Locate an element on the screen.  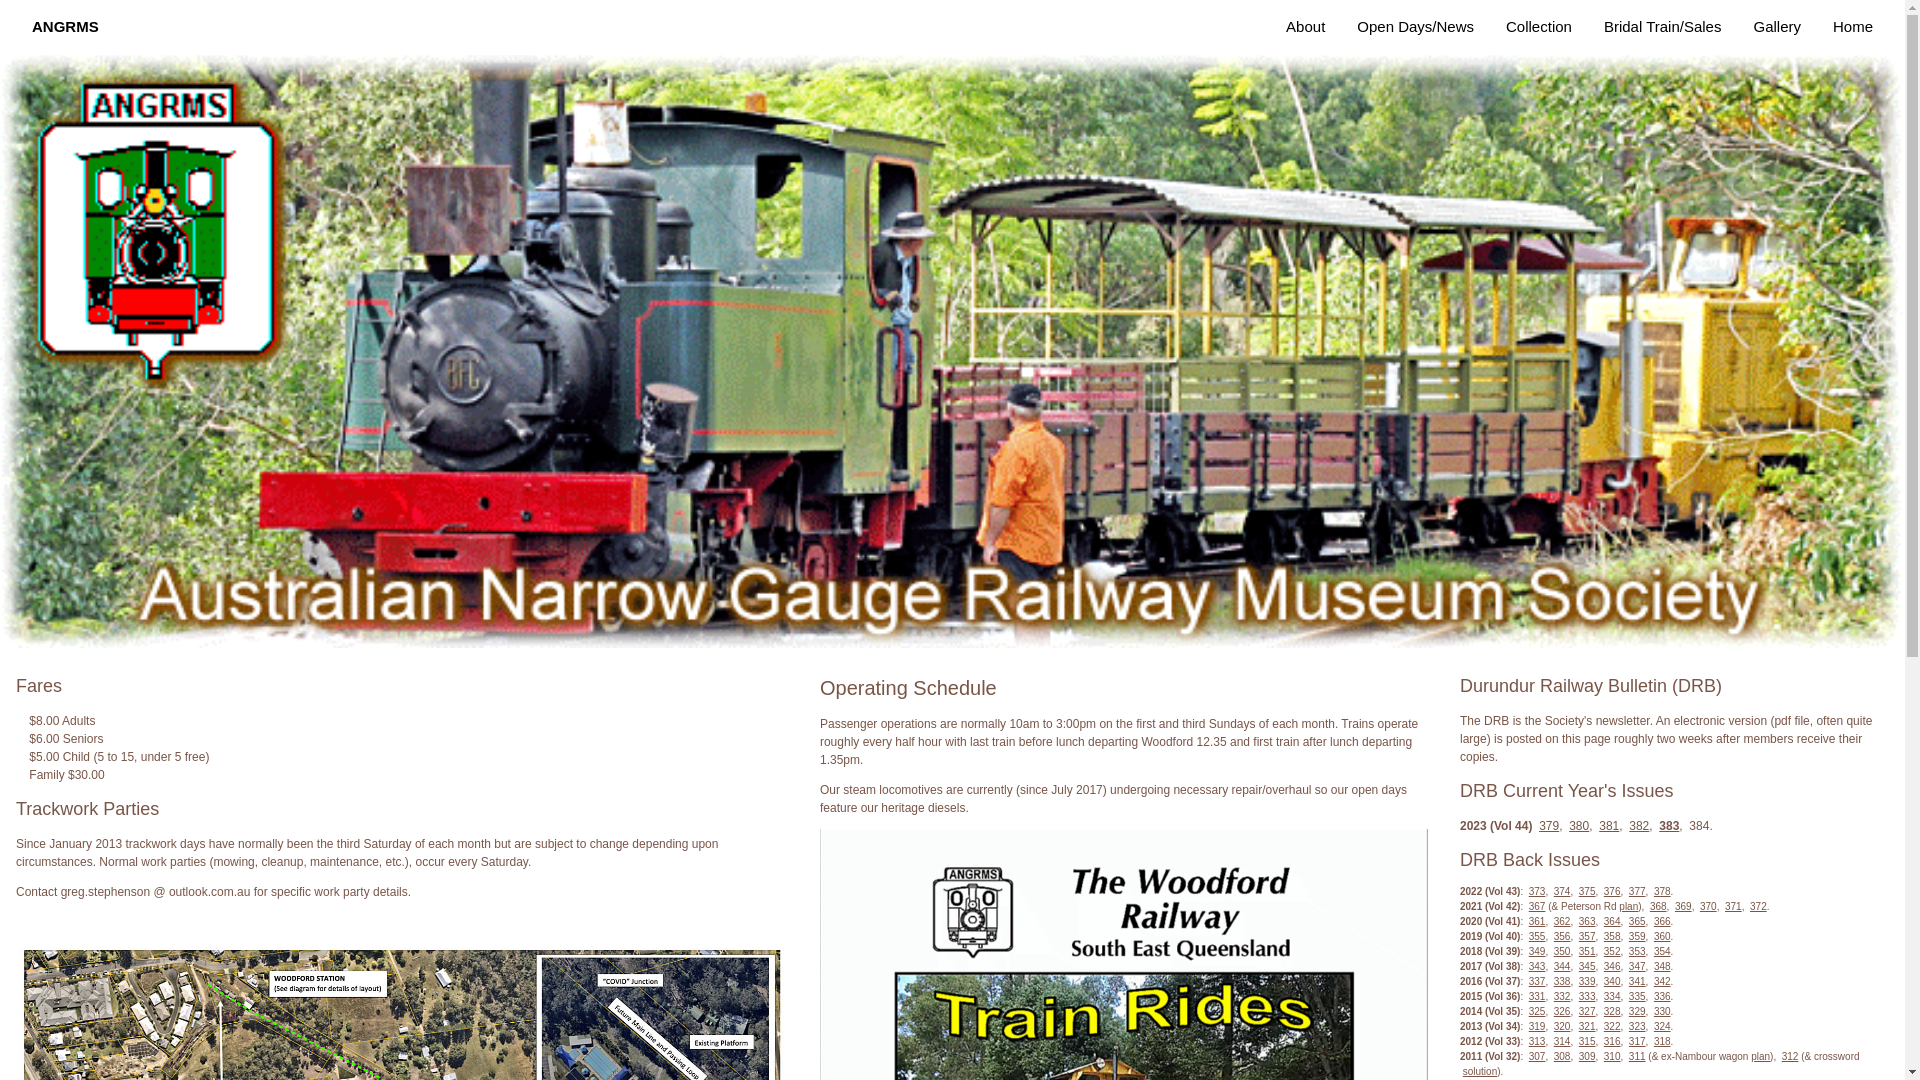
'348' is located at coordinates (1654, 965).